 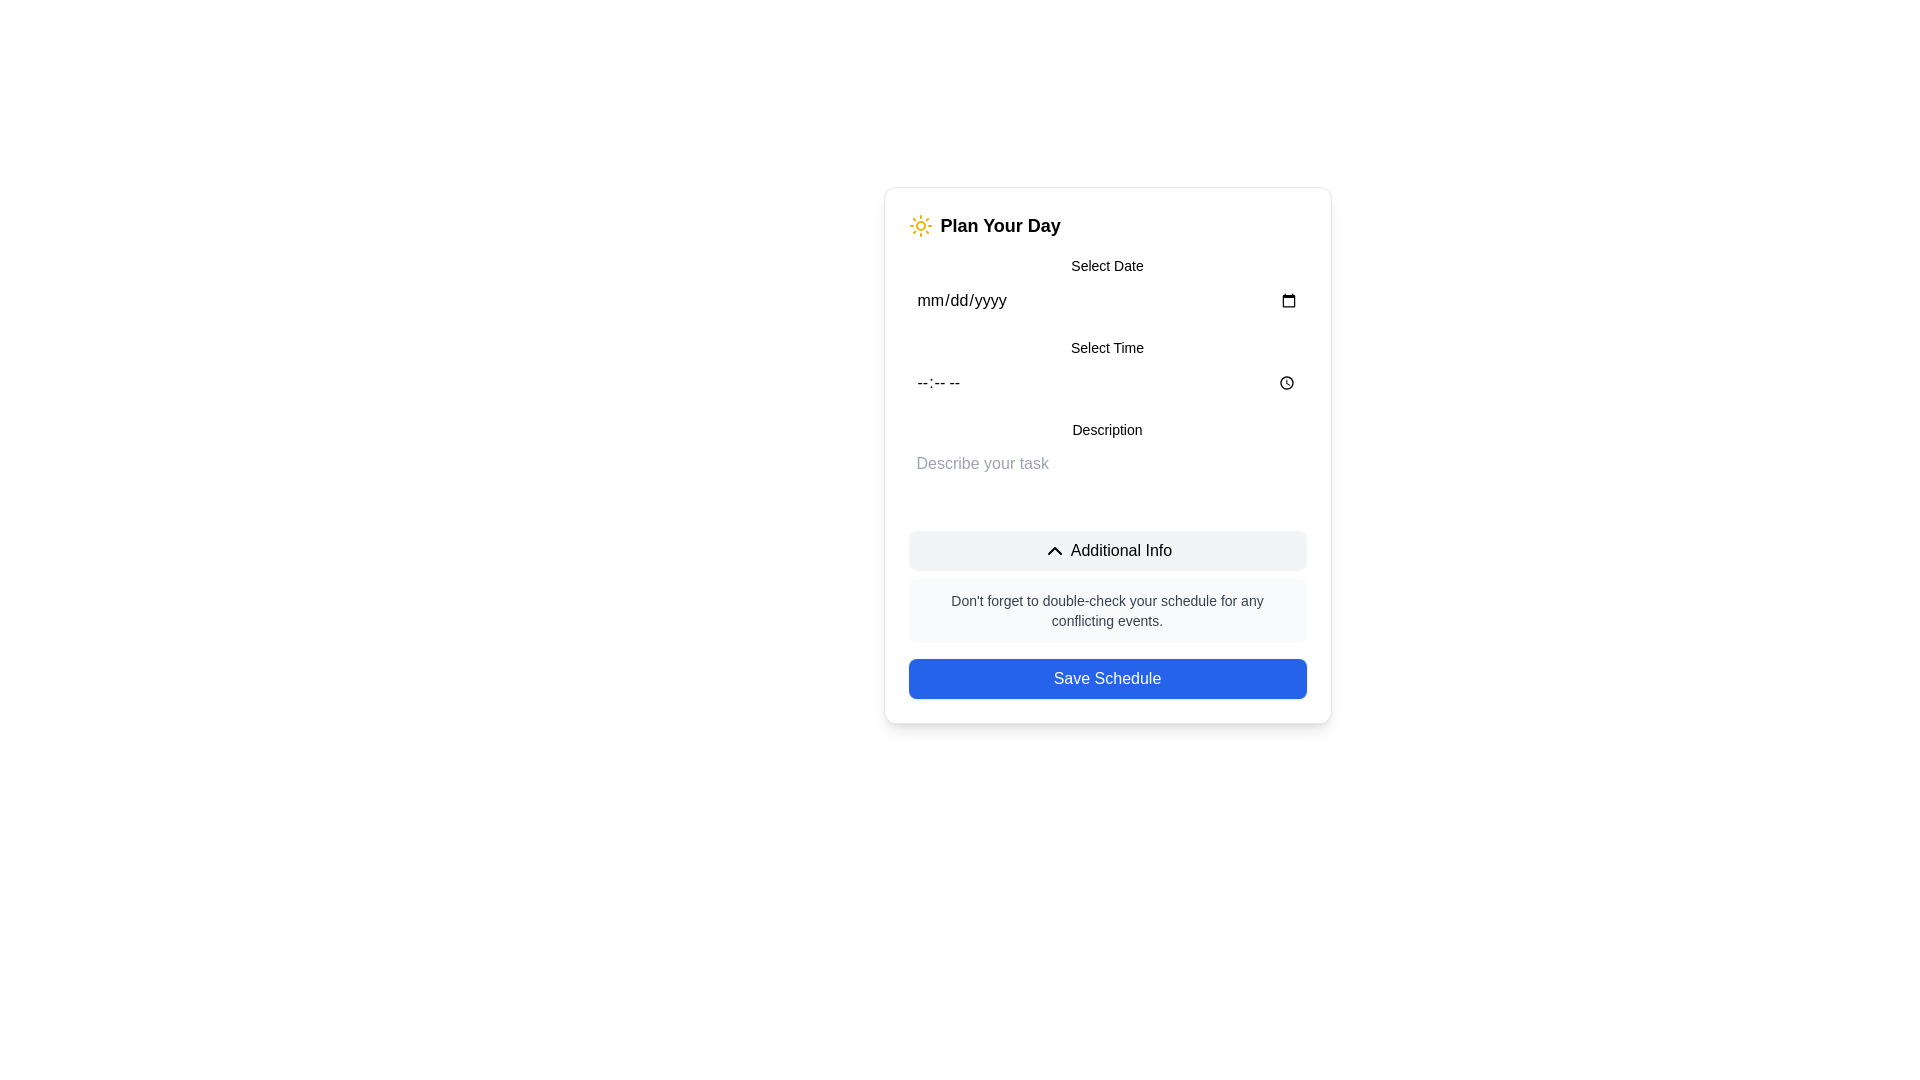 What do you see at coordinates (1106, 551) in the screenshot?
I see `the button that toggles visibility for additional information related to the schedule planning process, located at the center-bottom area of a card layout` at bounding box center [1106, 551].